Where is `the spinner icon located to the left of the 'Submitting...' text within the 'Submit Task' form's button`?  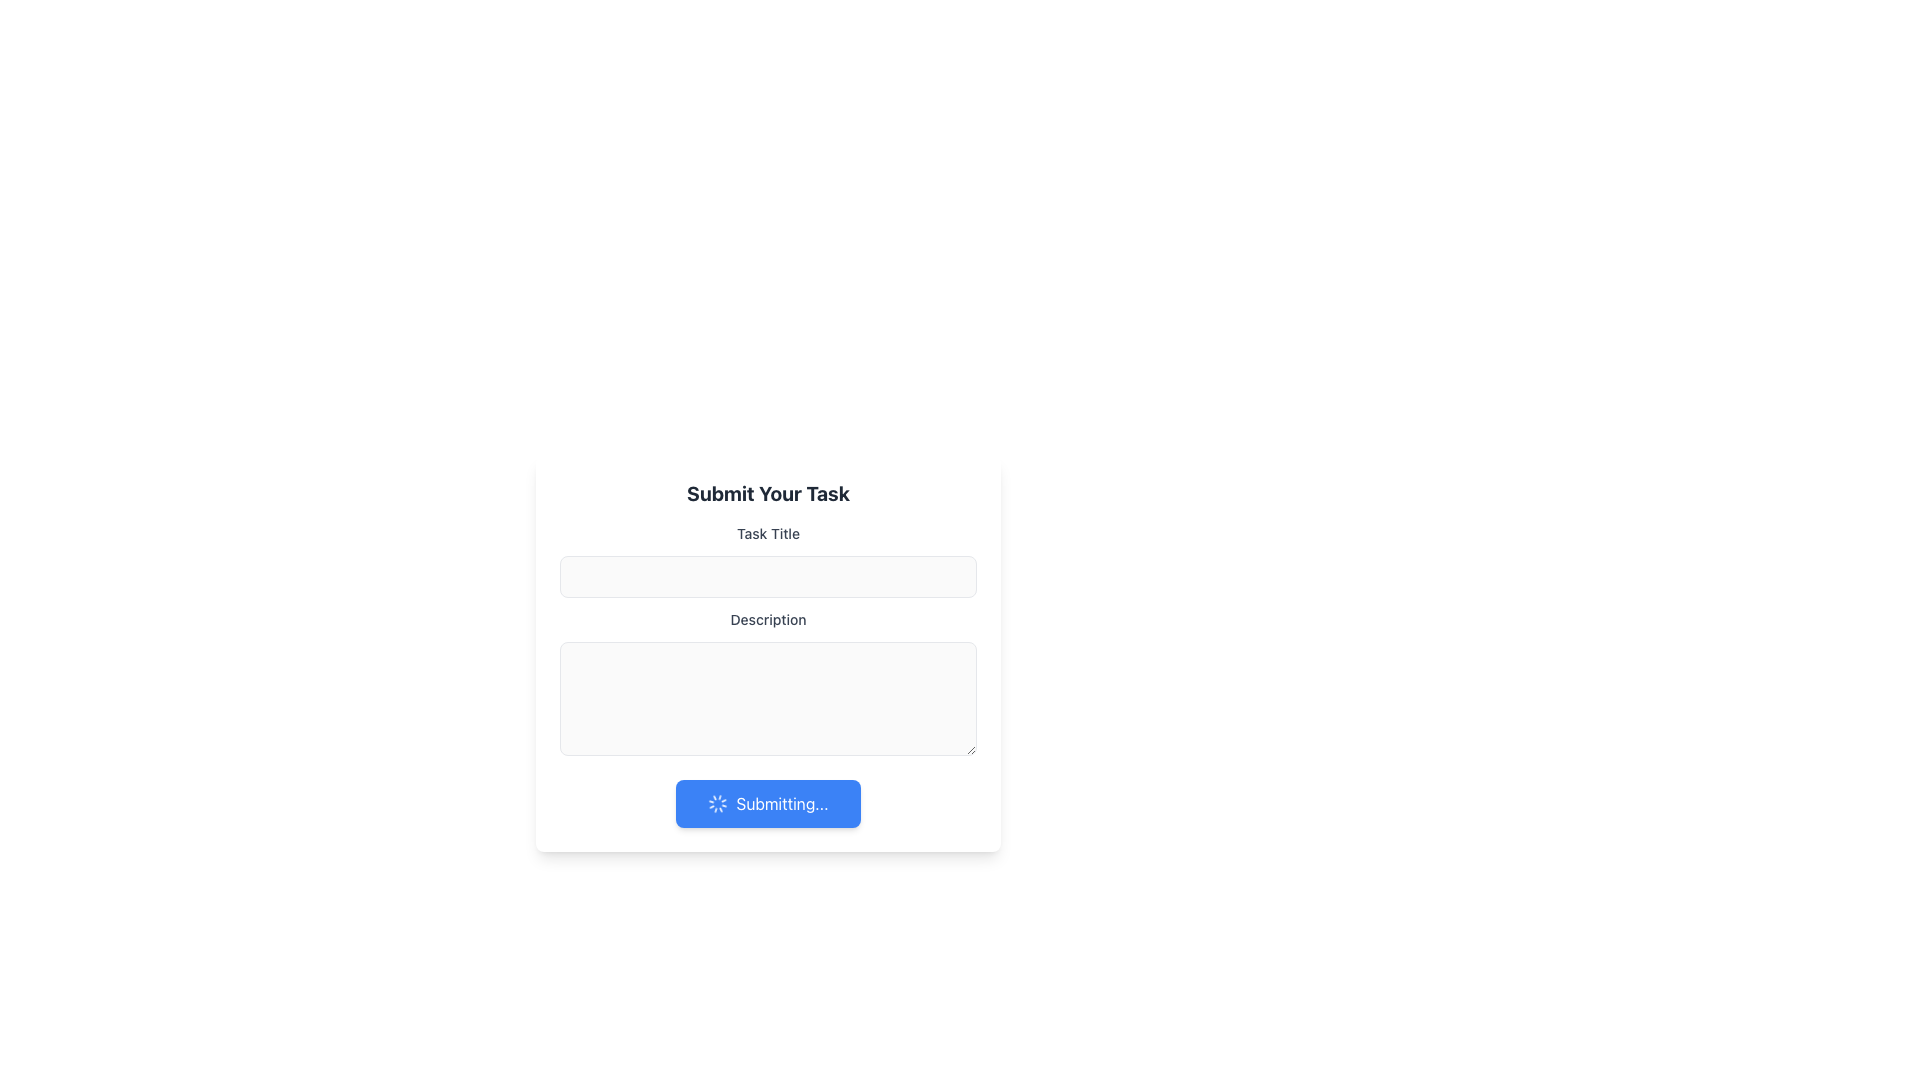
the spinner icon located to the left of the 'Submitting...' text within the 'Submit Task' form's button is located at coordinates (718, 802).